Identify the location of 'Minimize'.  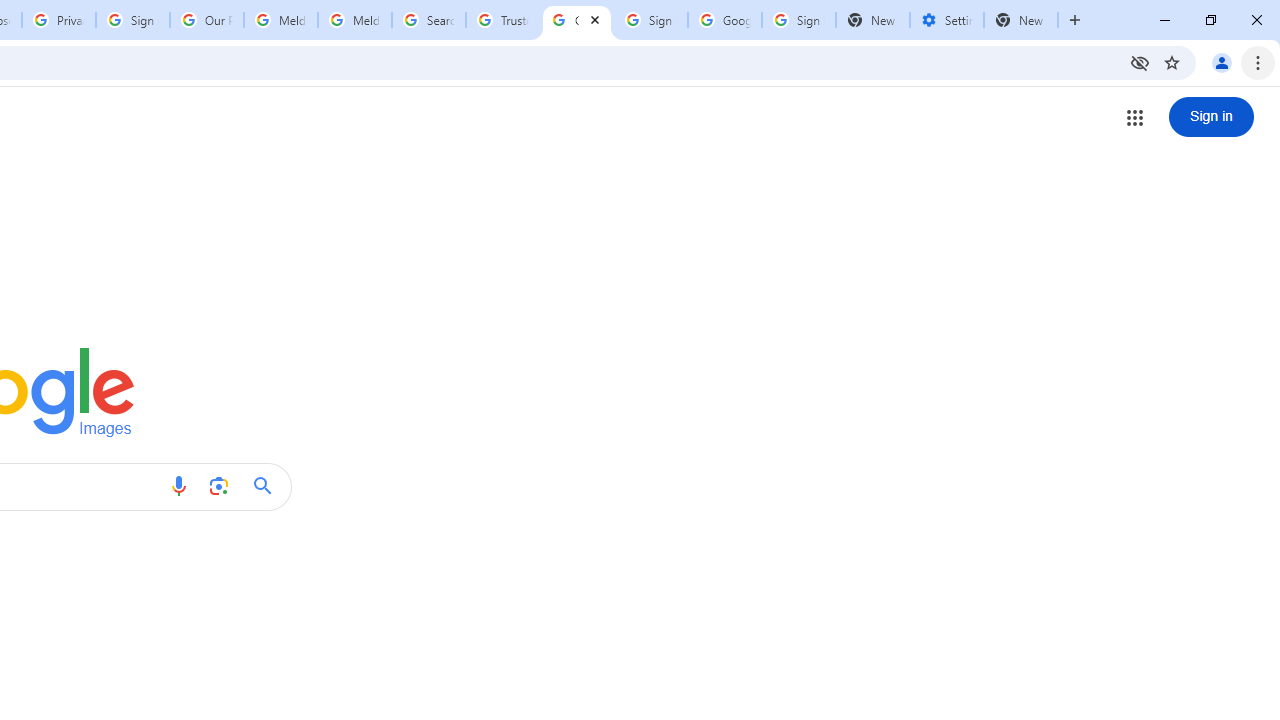
(1165, 20).